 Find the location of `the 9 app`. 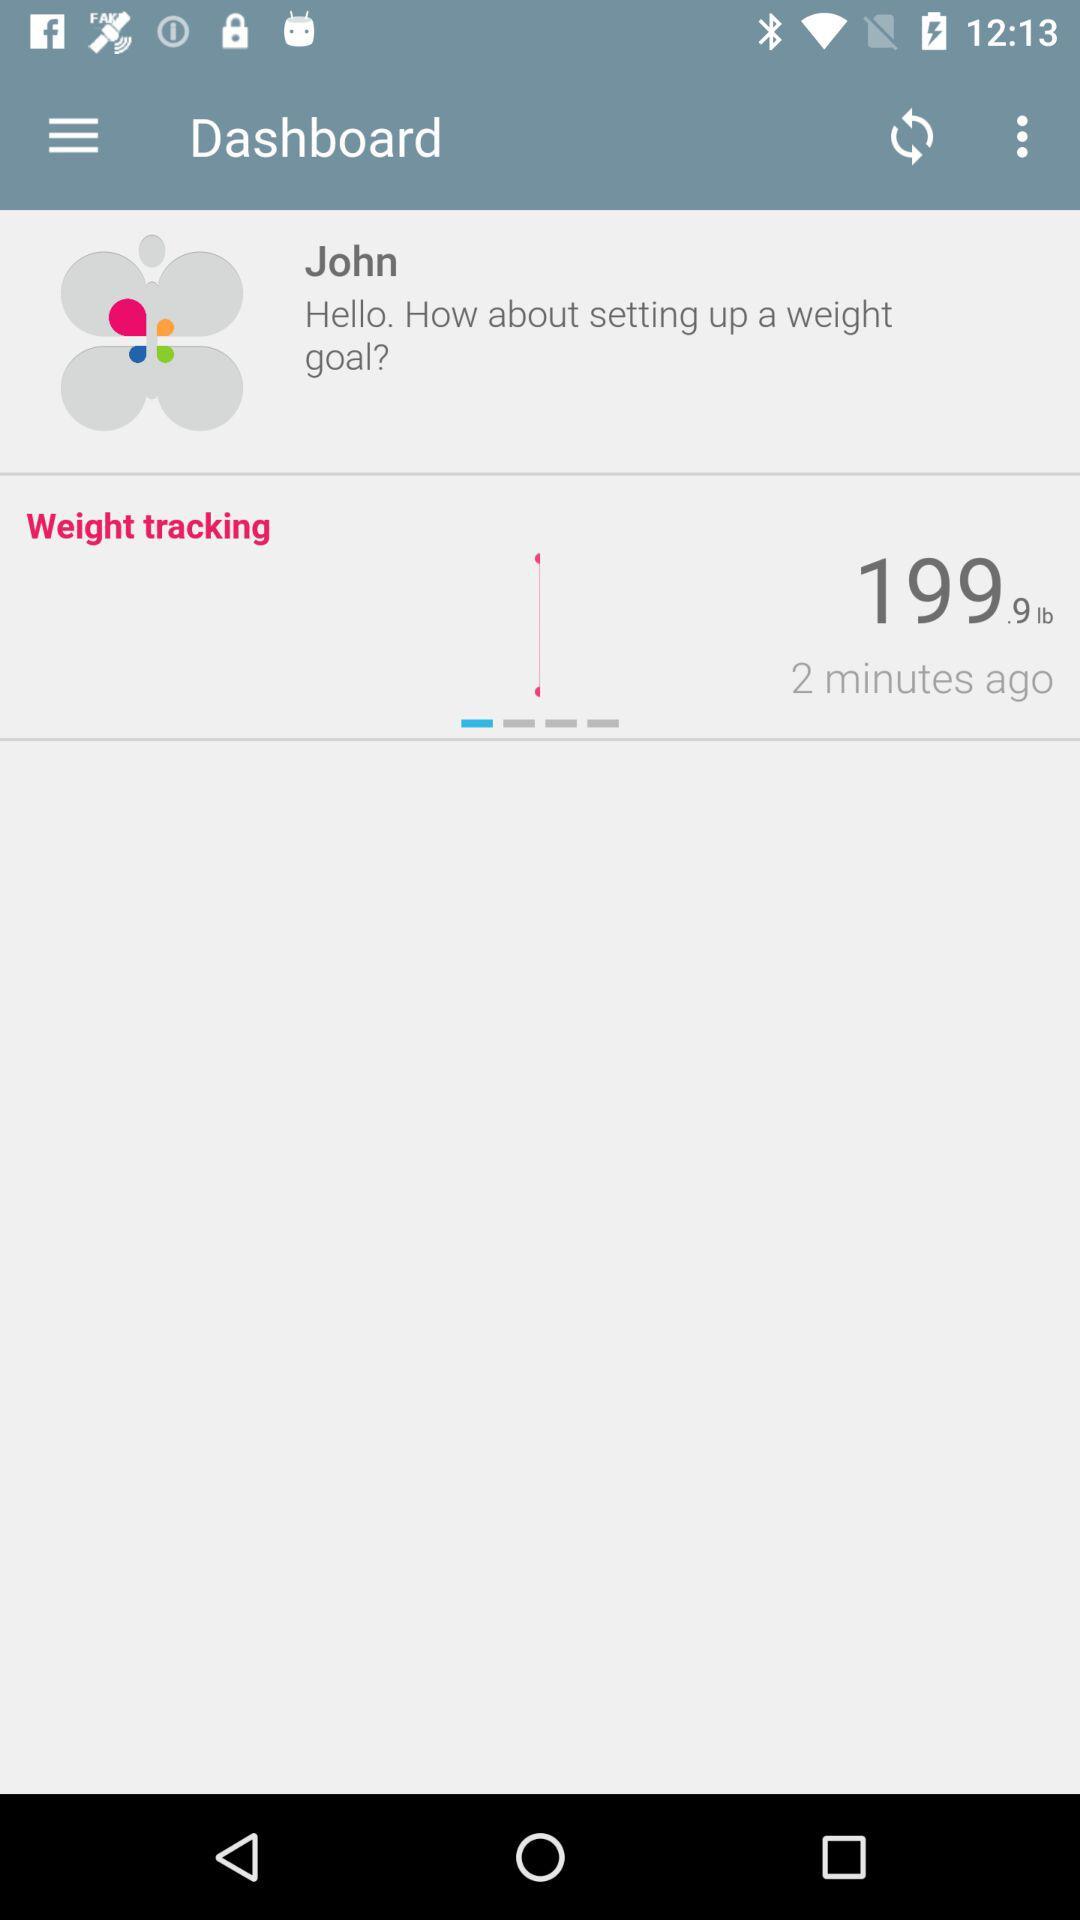

the 9 app is located at coordinates (1021, 609).